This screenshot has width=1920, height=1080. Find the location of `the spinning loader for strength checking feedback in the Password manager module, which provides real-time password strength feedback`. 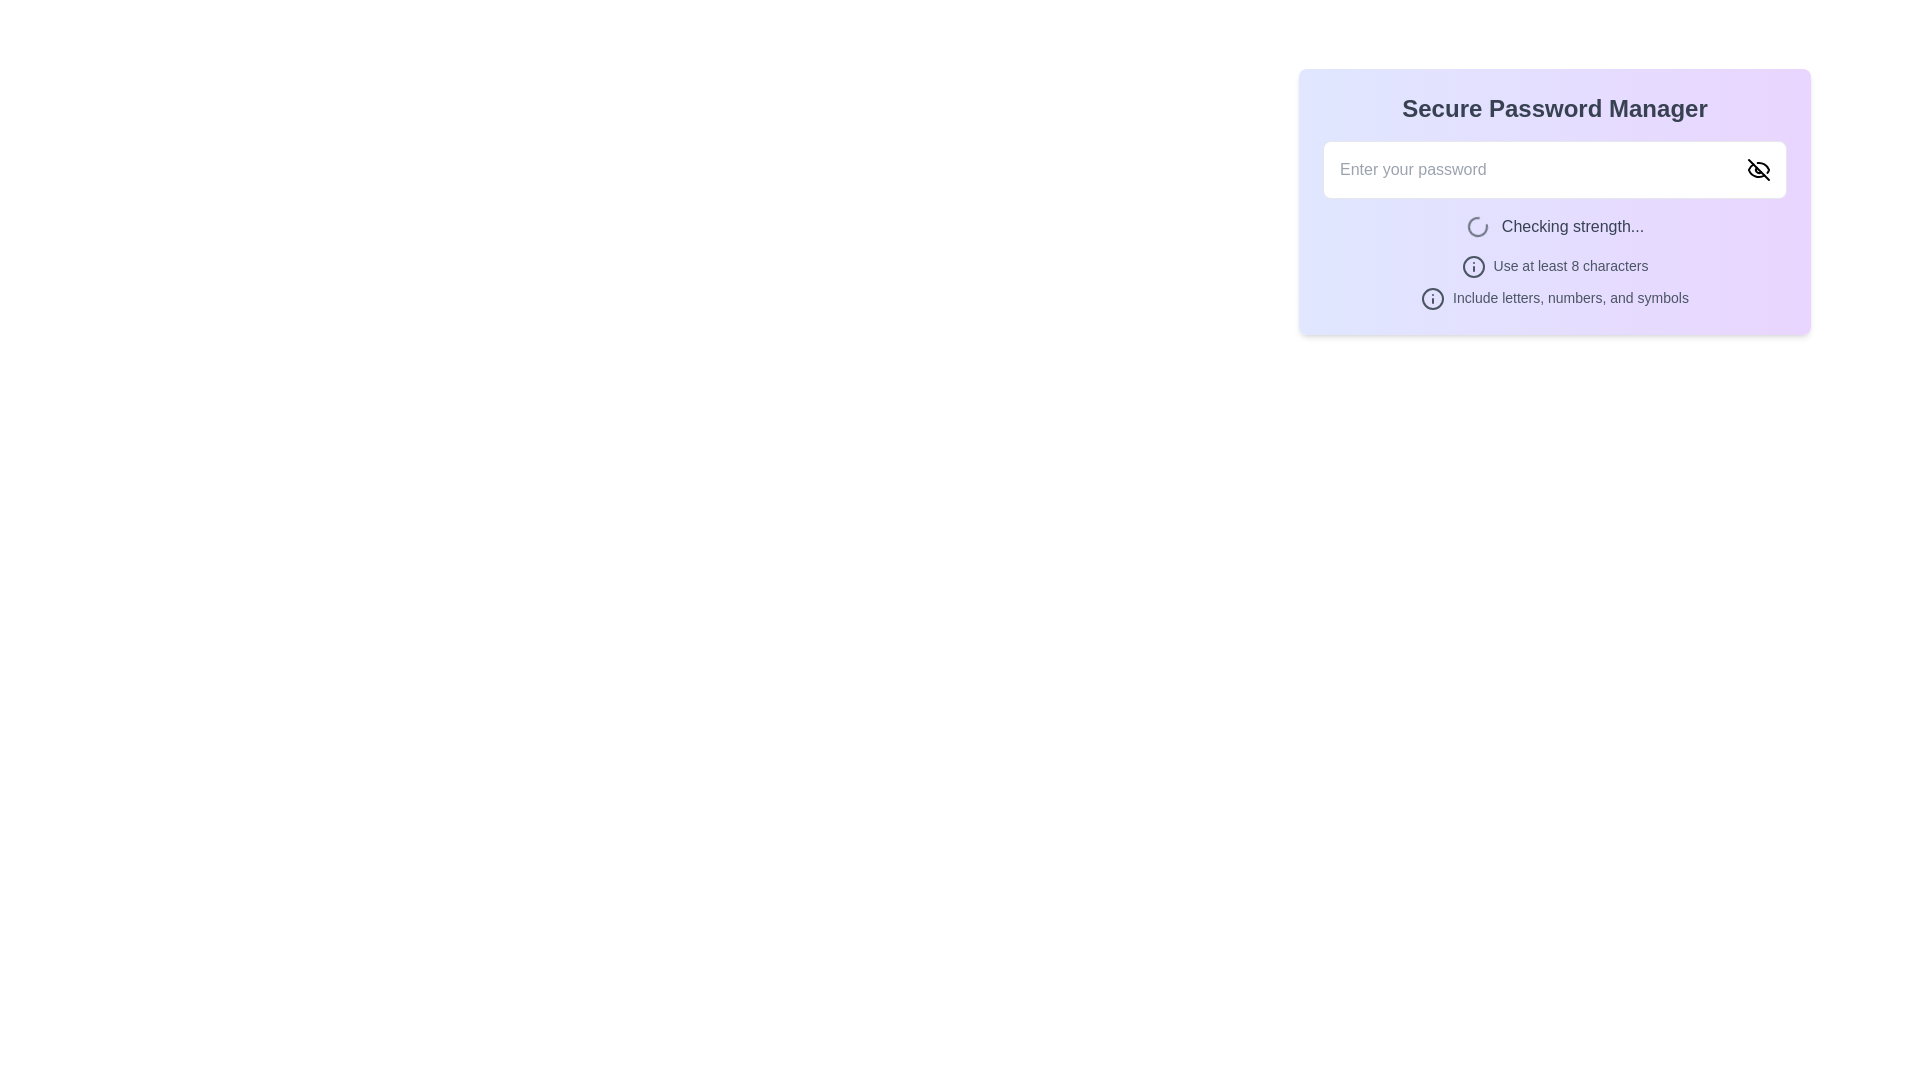

the spinning loader for strength checking feedback in the Password manager module, which provides real-time password strength feedback is located at coordinates (1554, 201).